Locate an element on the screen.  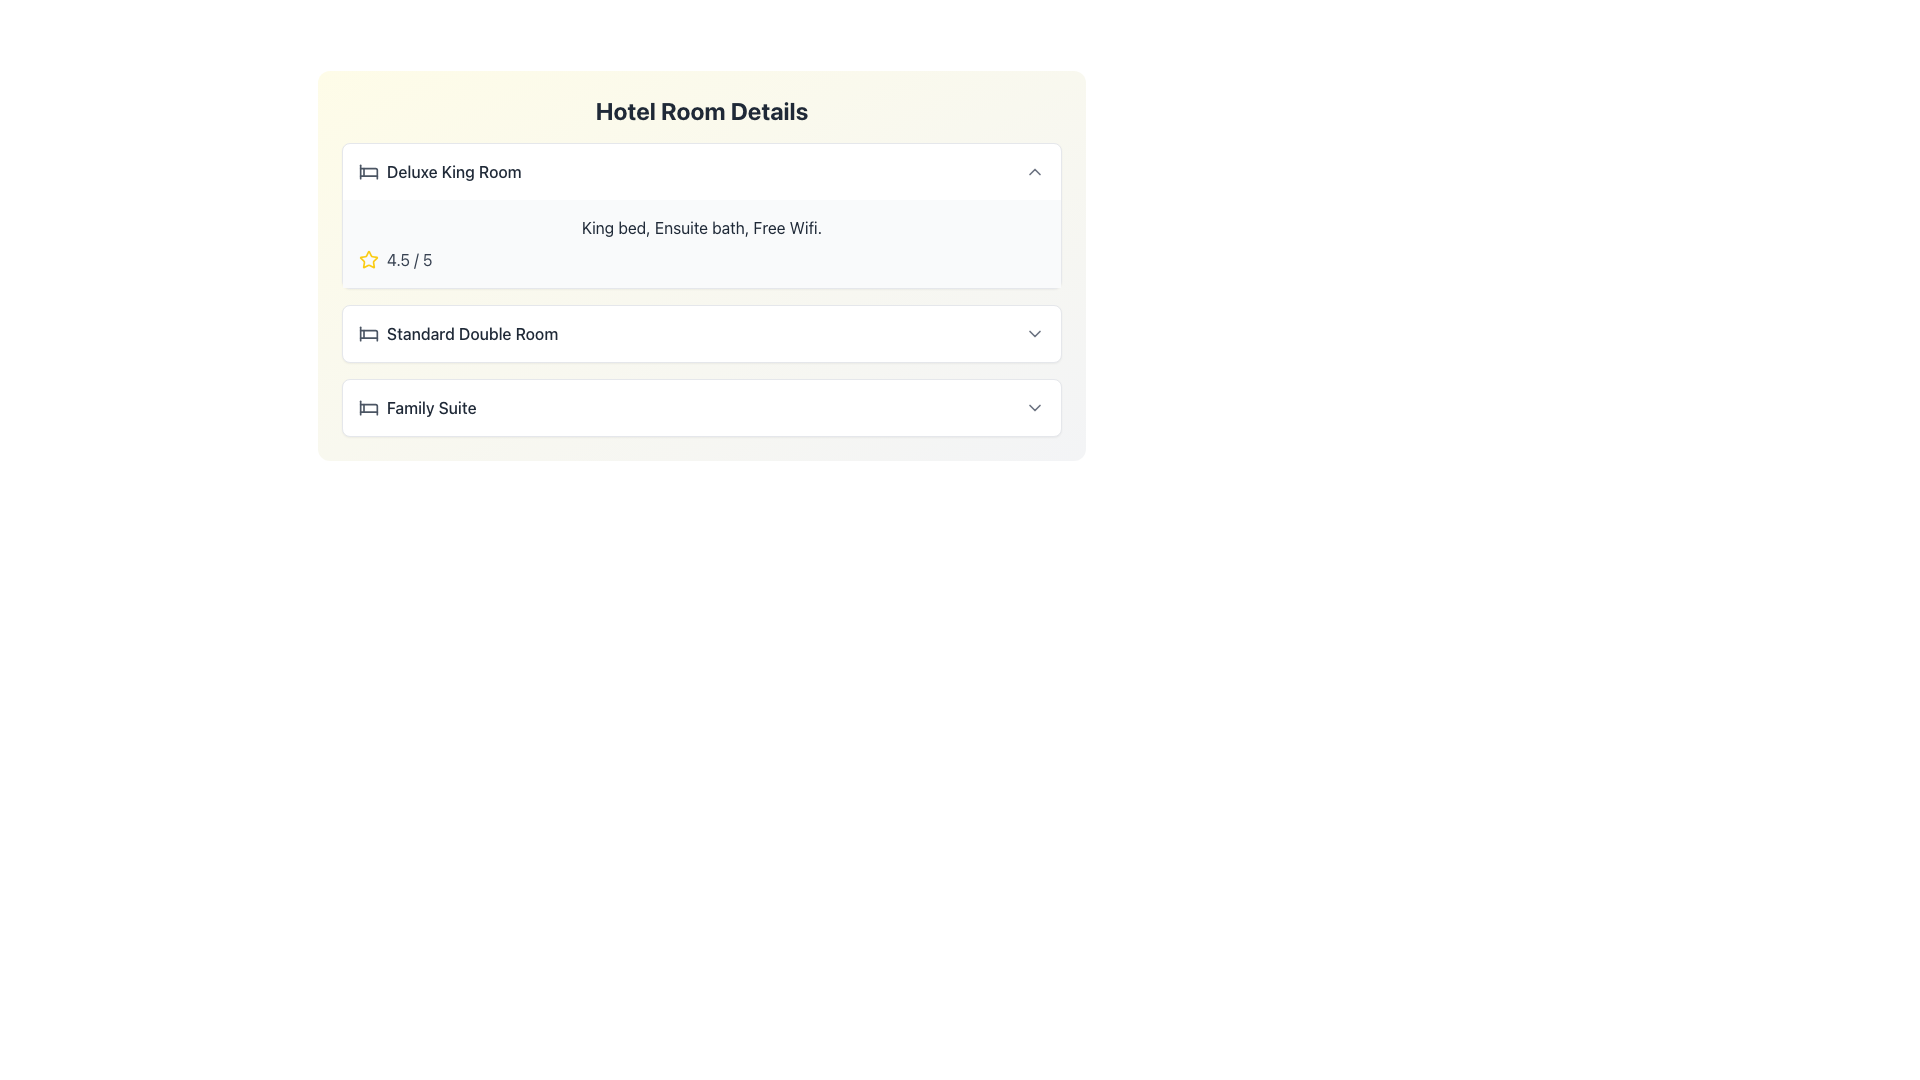
the 'Family Suite' room details button located in the third section of the vertically stacked list of room options is located at coordinates (701, 407).